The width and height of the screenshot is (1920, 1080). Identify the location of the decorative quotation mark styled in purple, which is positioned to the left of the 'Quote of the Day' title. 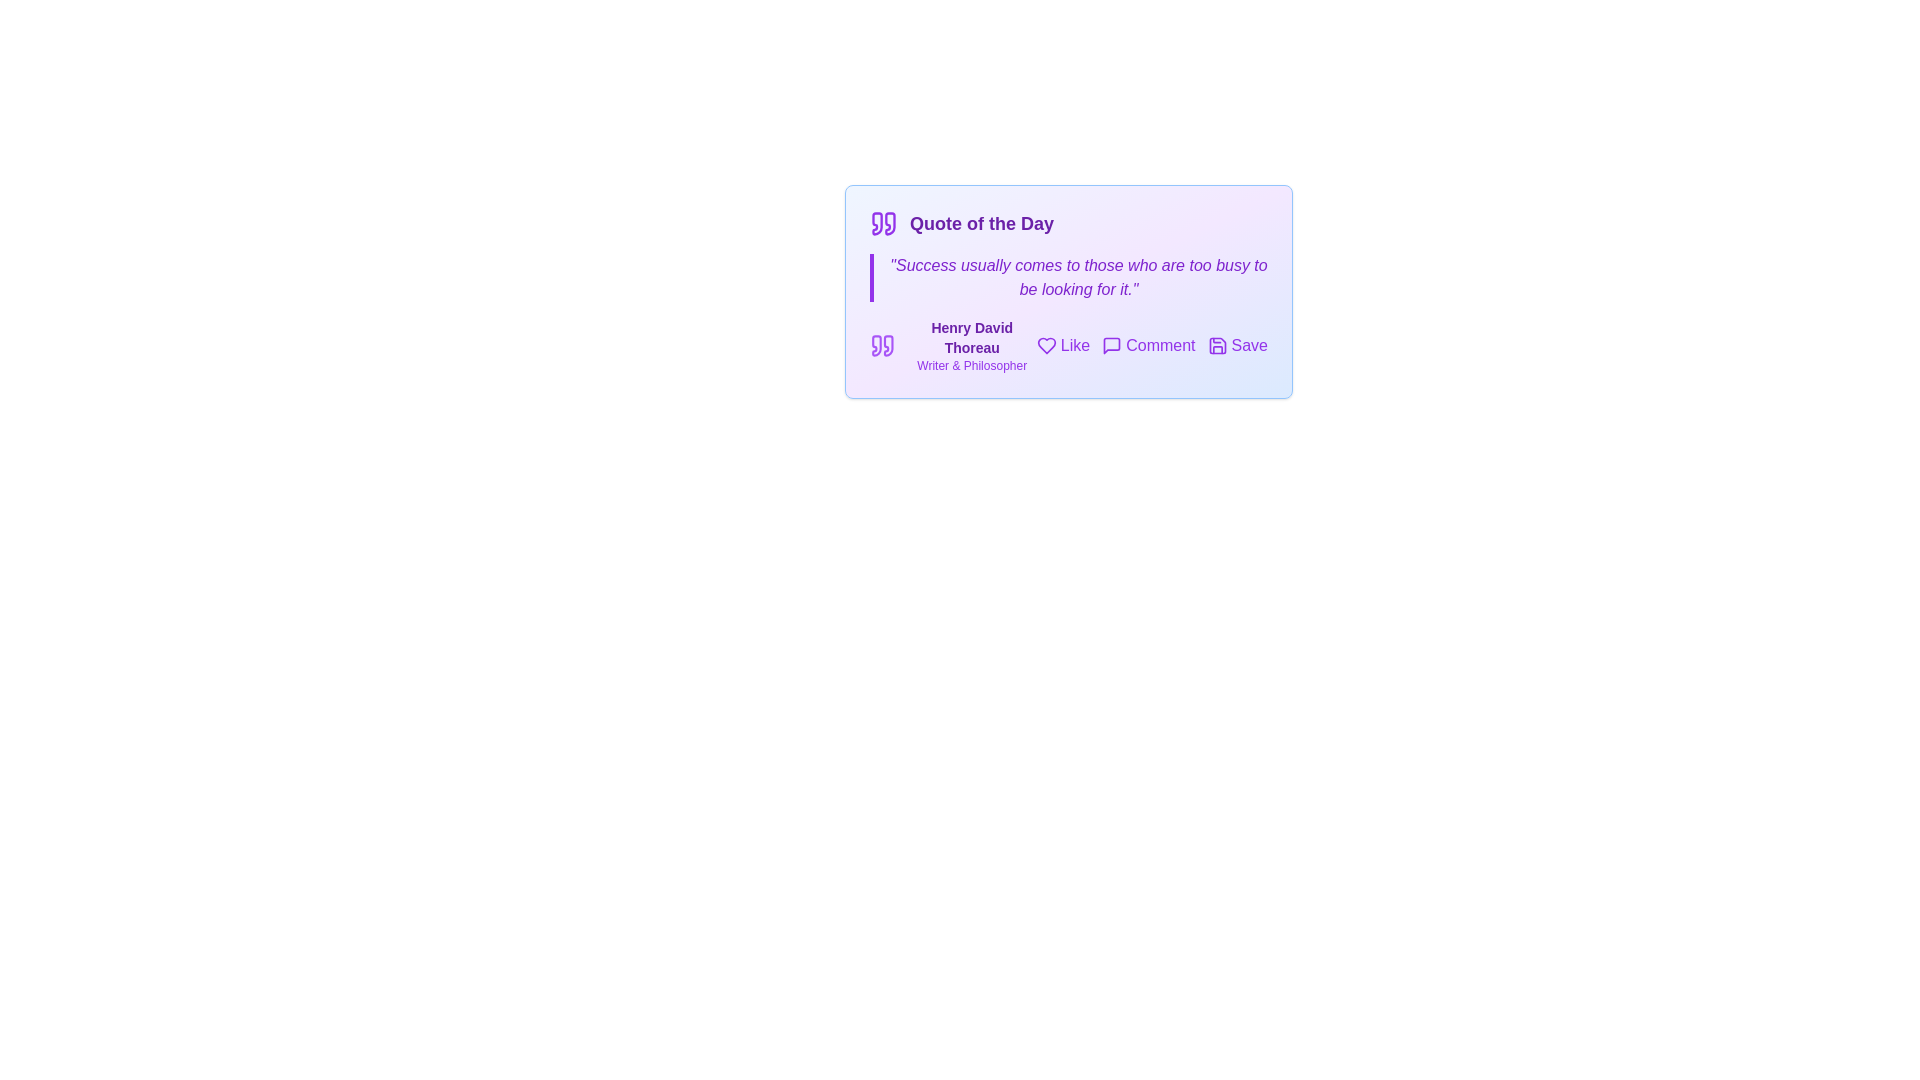
(877, 223).